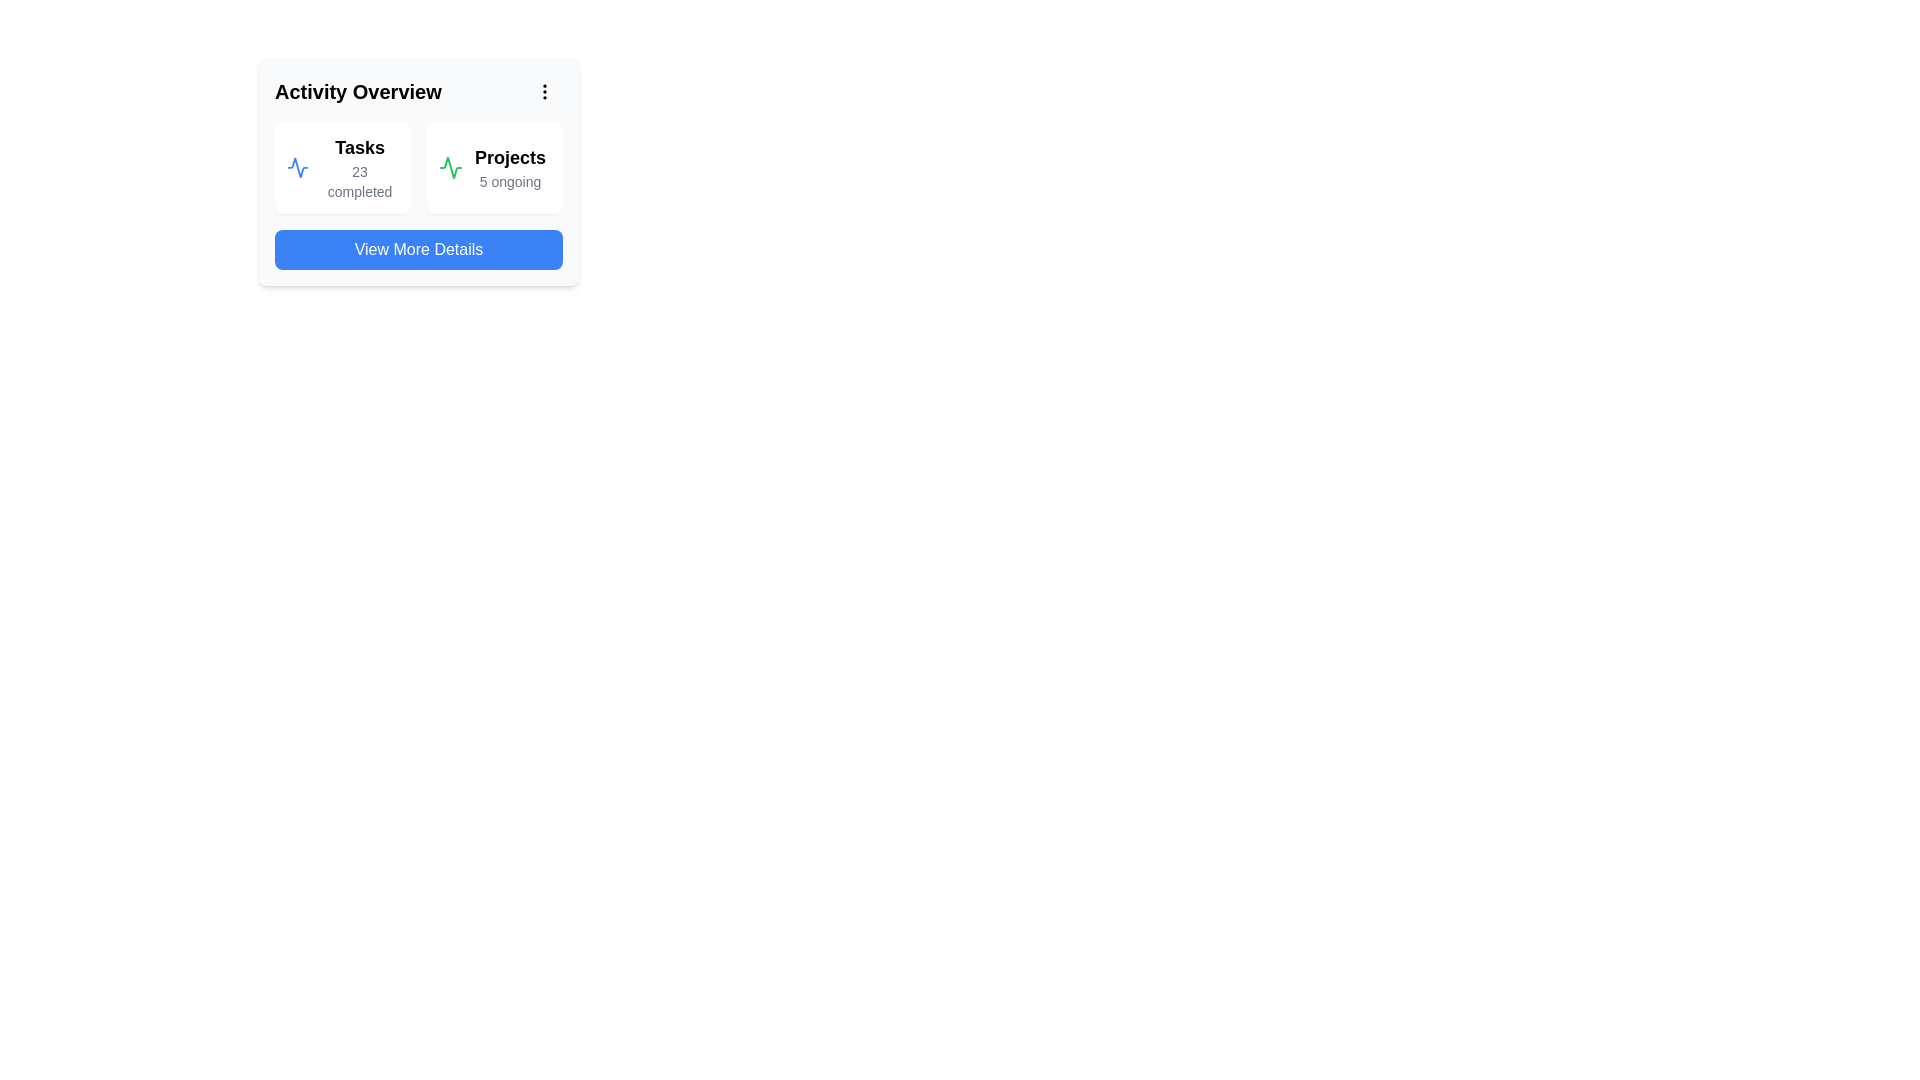  I want to click on the blue graphical icon resembling an activity graph located in the 'Tasks' section of the 'Activity Overview' card for accessibility, so click(297, 167).